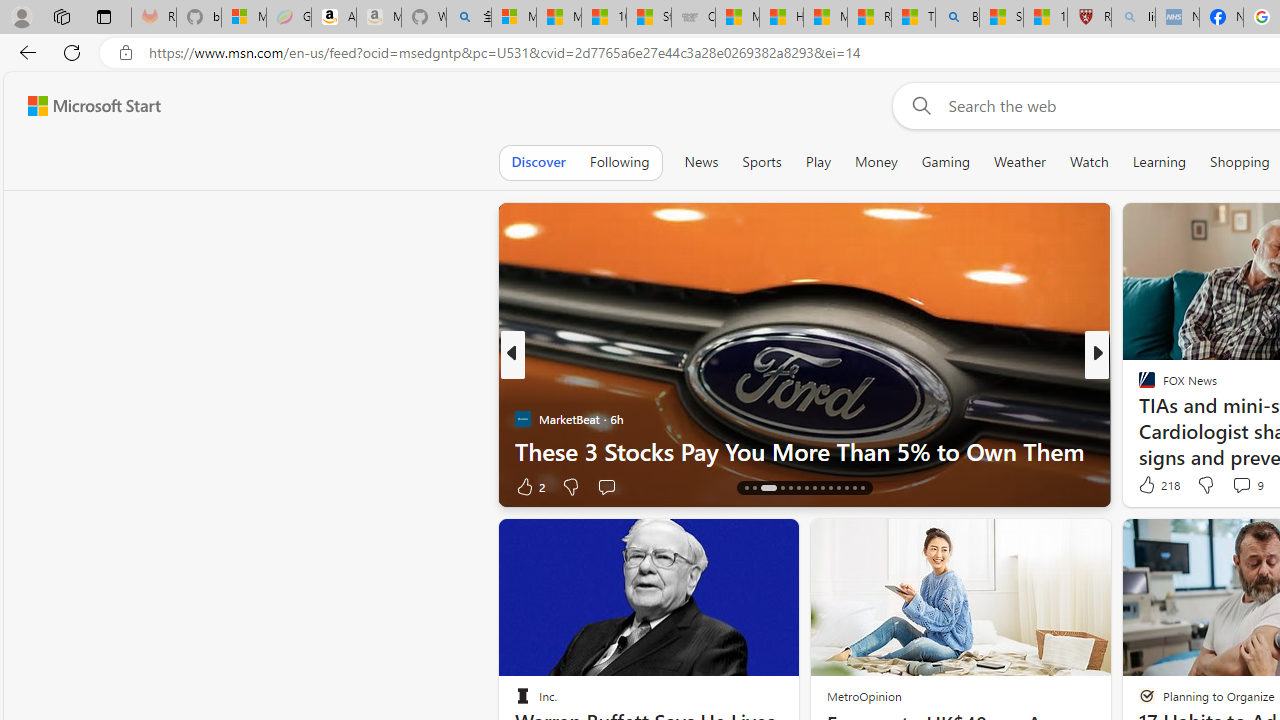 The width and height of the screenshot is (1280, 720). I want to click on 'View comments 167 Comment', so click(1234, 486).